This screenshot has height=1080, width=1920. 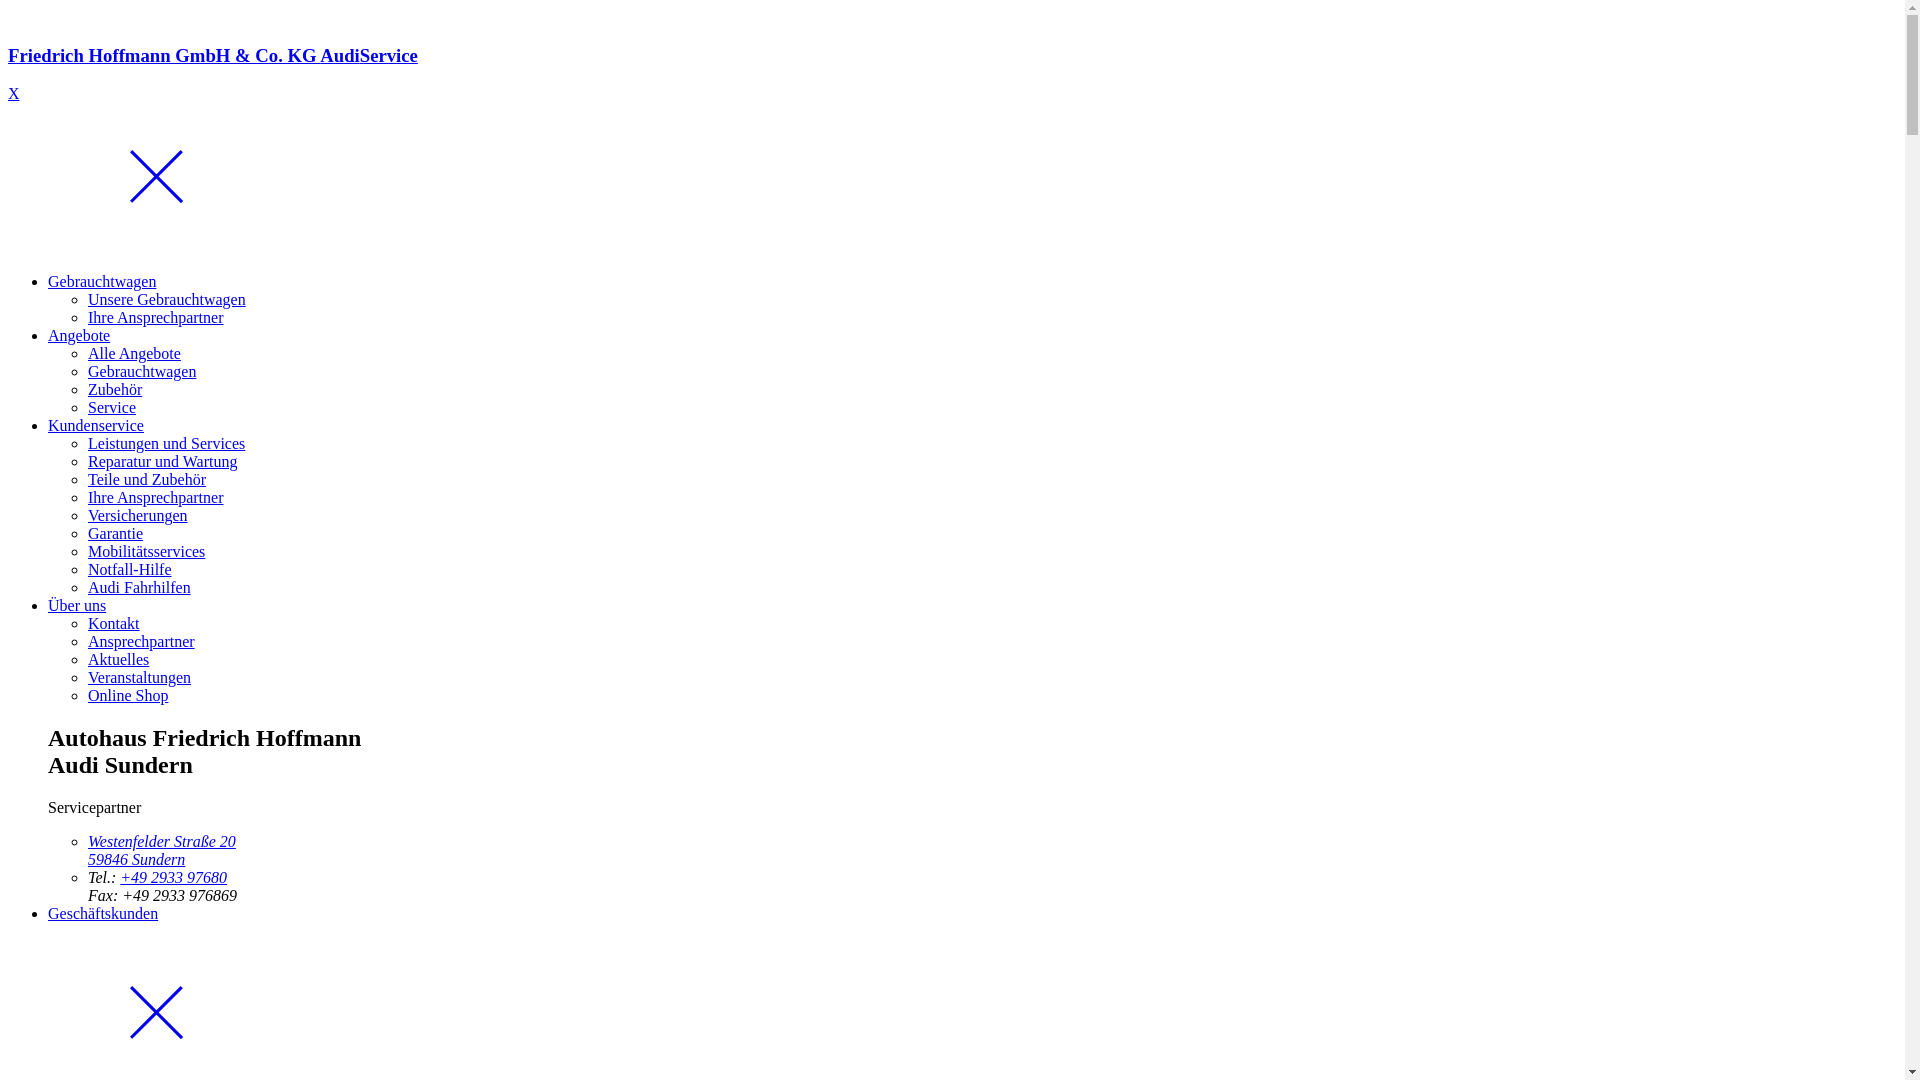 I want to click on 'Service', so click(x=110, y=406).